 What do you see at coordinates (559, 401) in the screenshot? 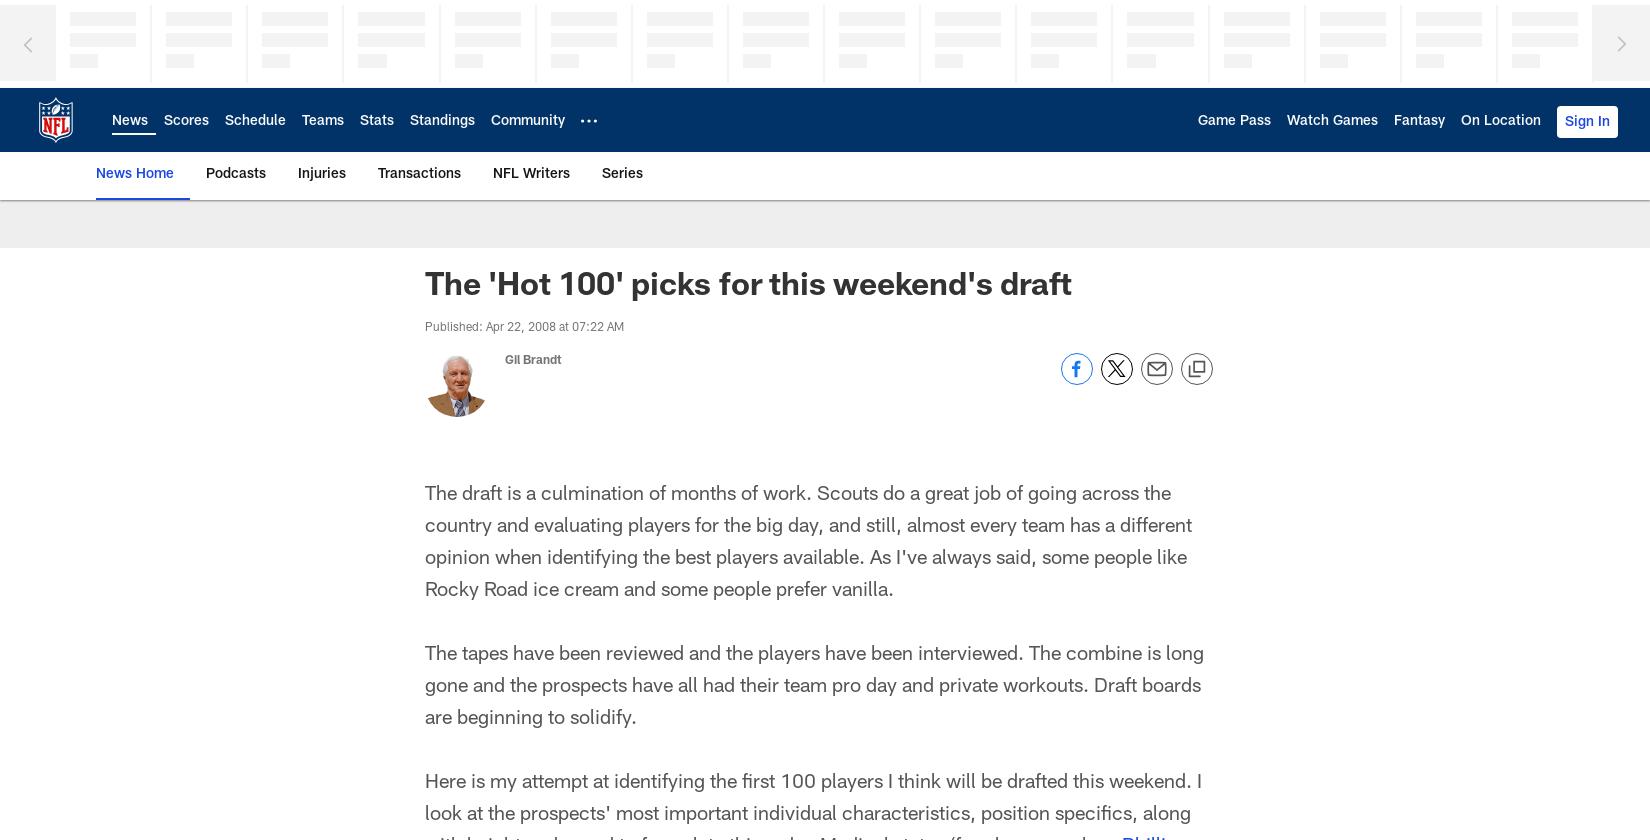
I see `'NFC North'` at bounding box center [559, 401].